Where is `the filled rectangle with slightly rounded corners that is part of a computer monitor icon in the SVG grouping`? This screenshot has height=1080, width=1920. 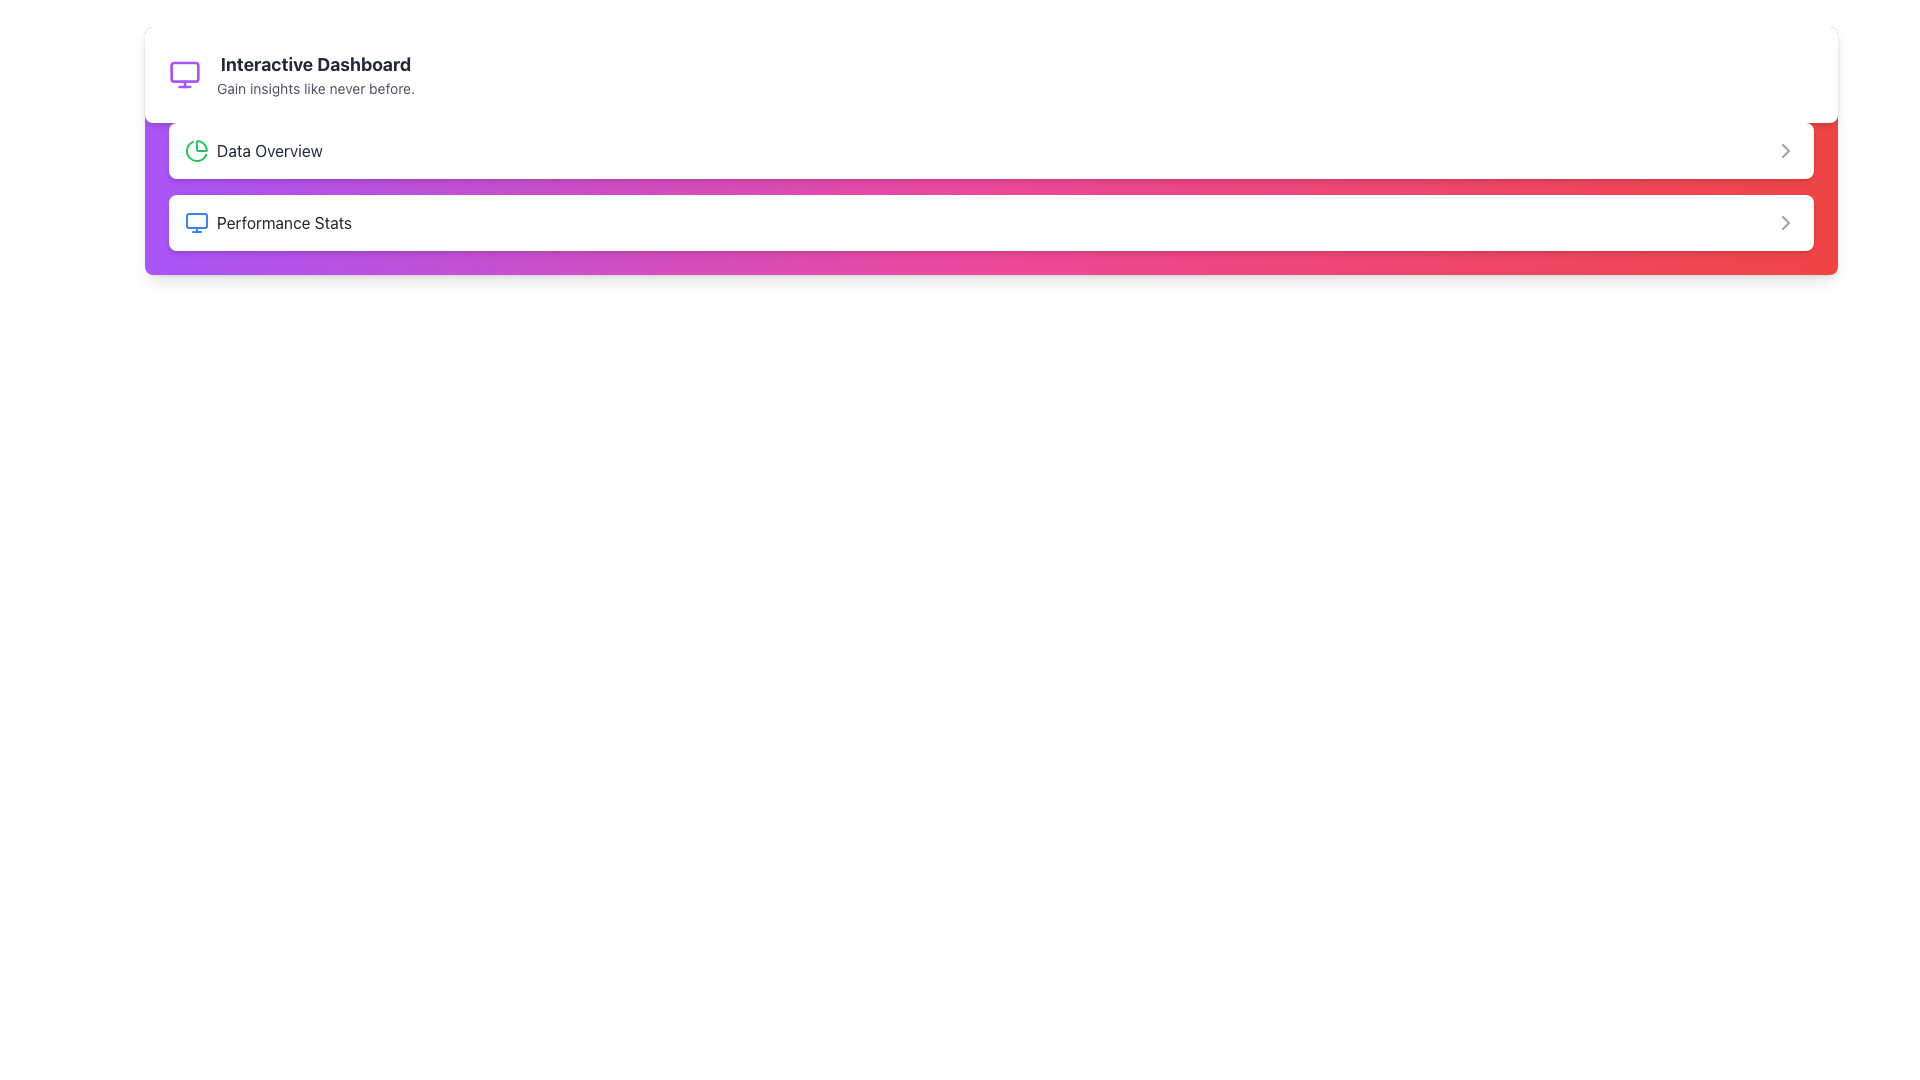 the filled rectangle with slightly rounded corners that is part of a computer monitor icon in the SVG grouping is located at coordinates (196, 220).